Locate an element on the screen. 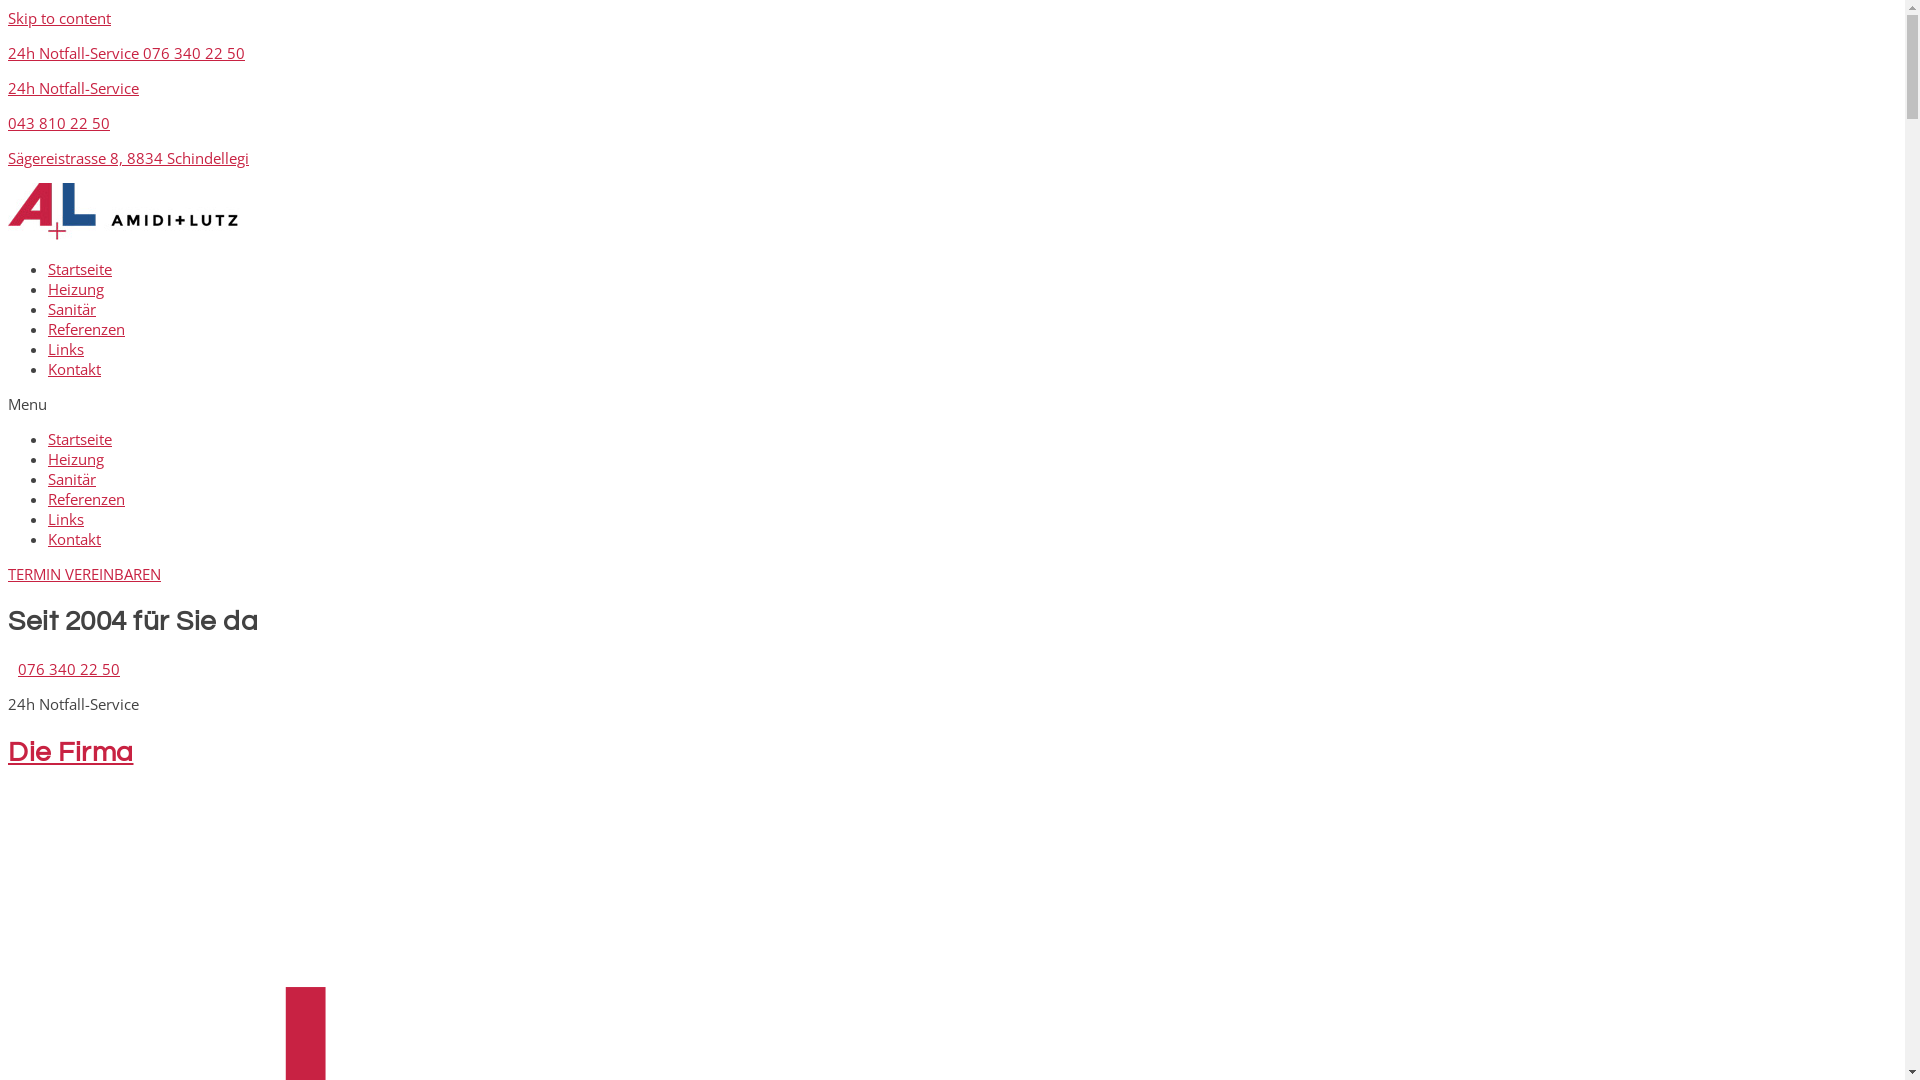 The image size is (1920, 1080). 'Kontakt' is located at coordinates (74, 538).